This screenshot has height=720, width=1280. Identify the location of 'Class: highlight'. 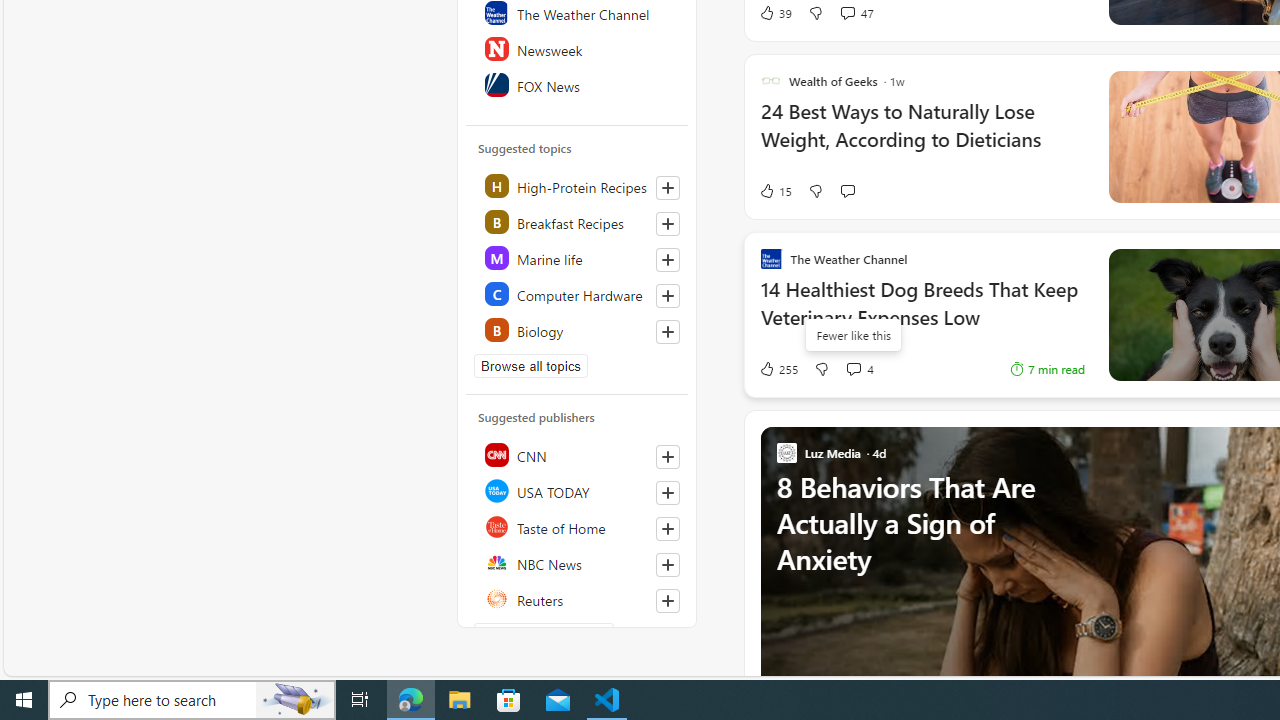
(577, 329).